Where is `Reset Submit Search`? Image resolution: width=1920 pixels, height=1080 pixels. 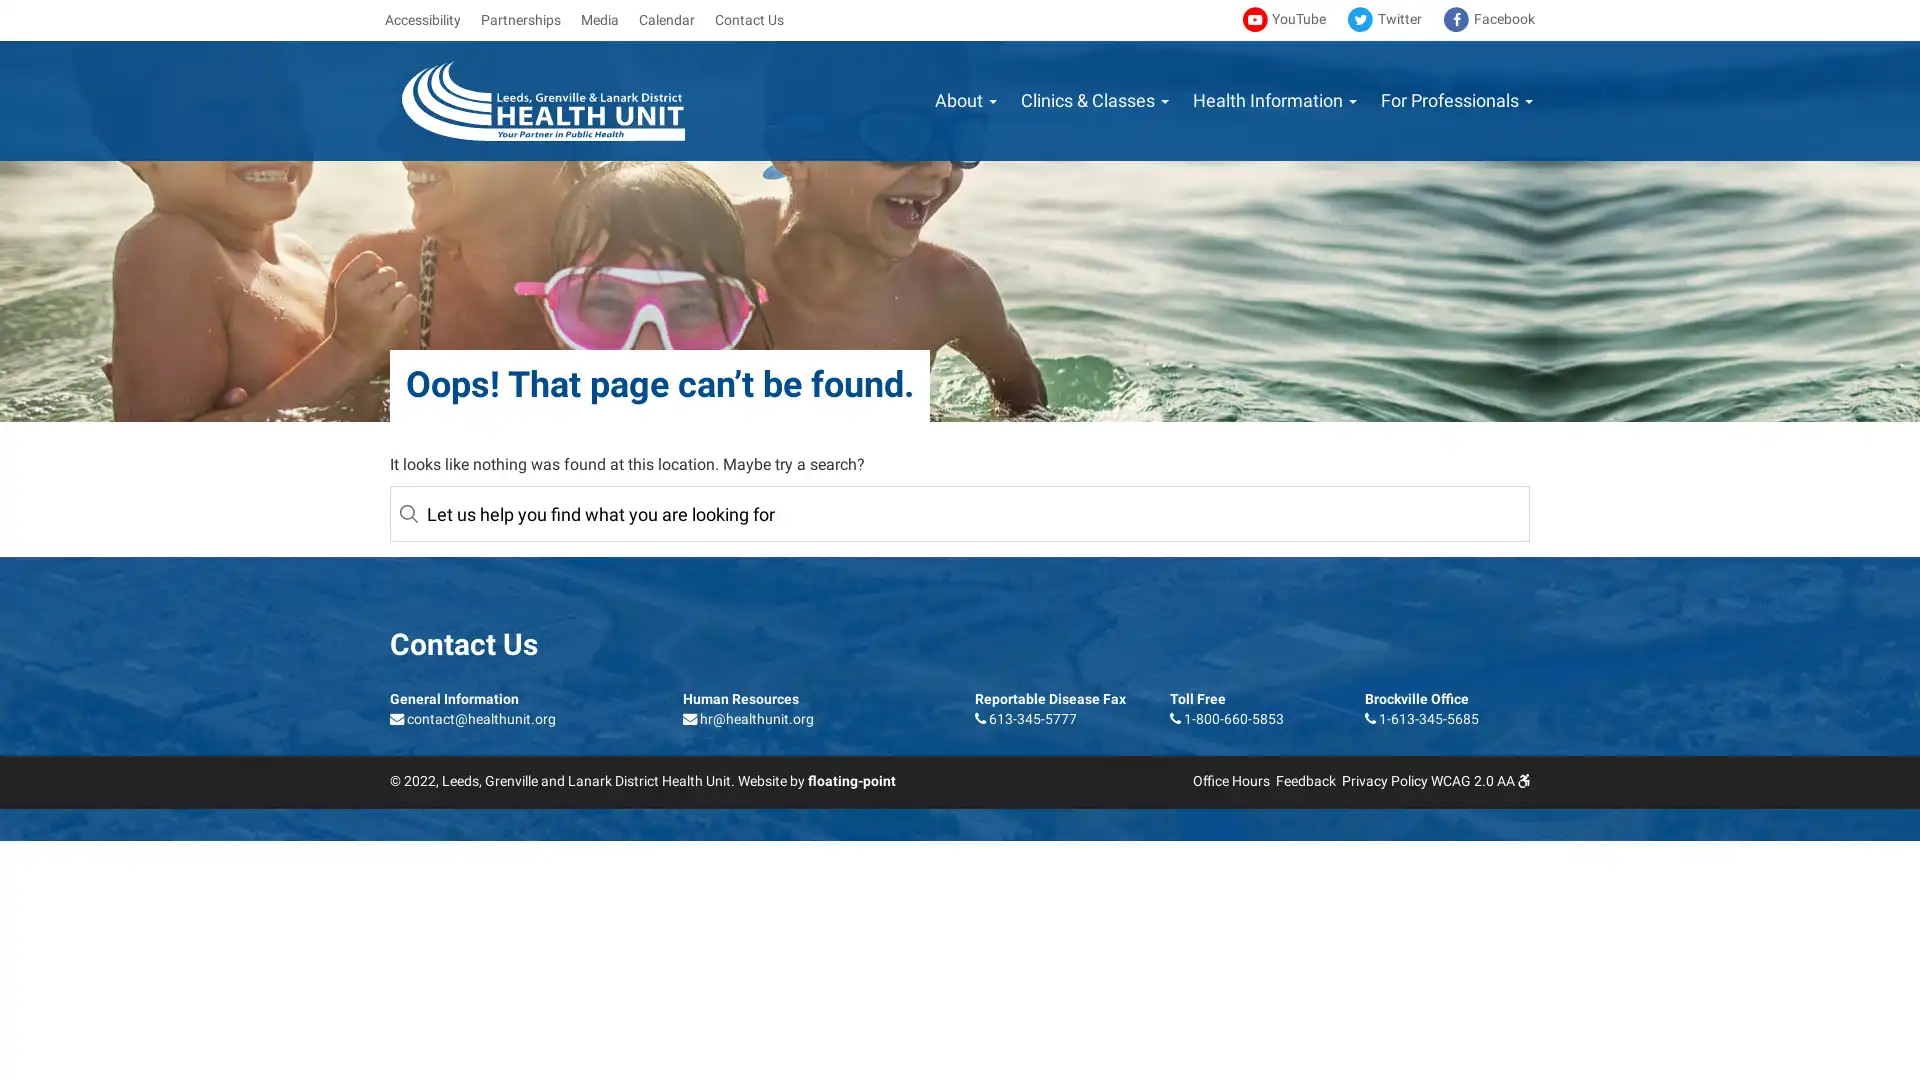 Reset Submit Search is located at coordinates (407, 512).